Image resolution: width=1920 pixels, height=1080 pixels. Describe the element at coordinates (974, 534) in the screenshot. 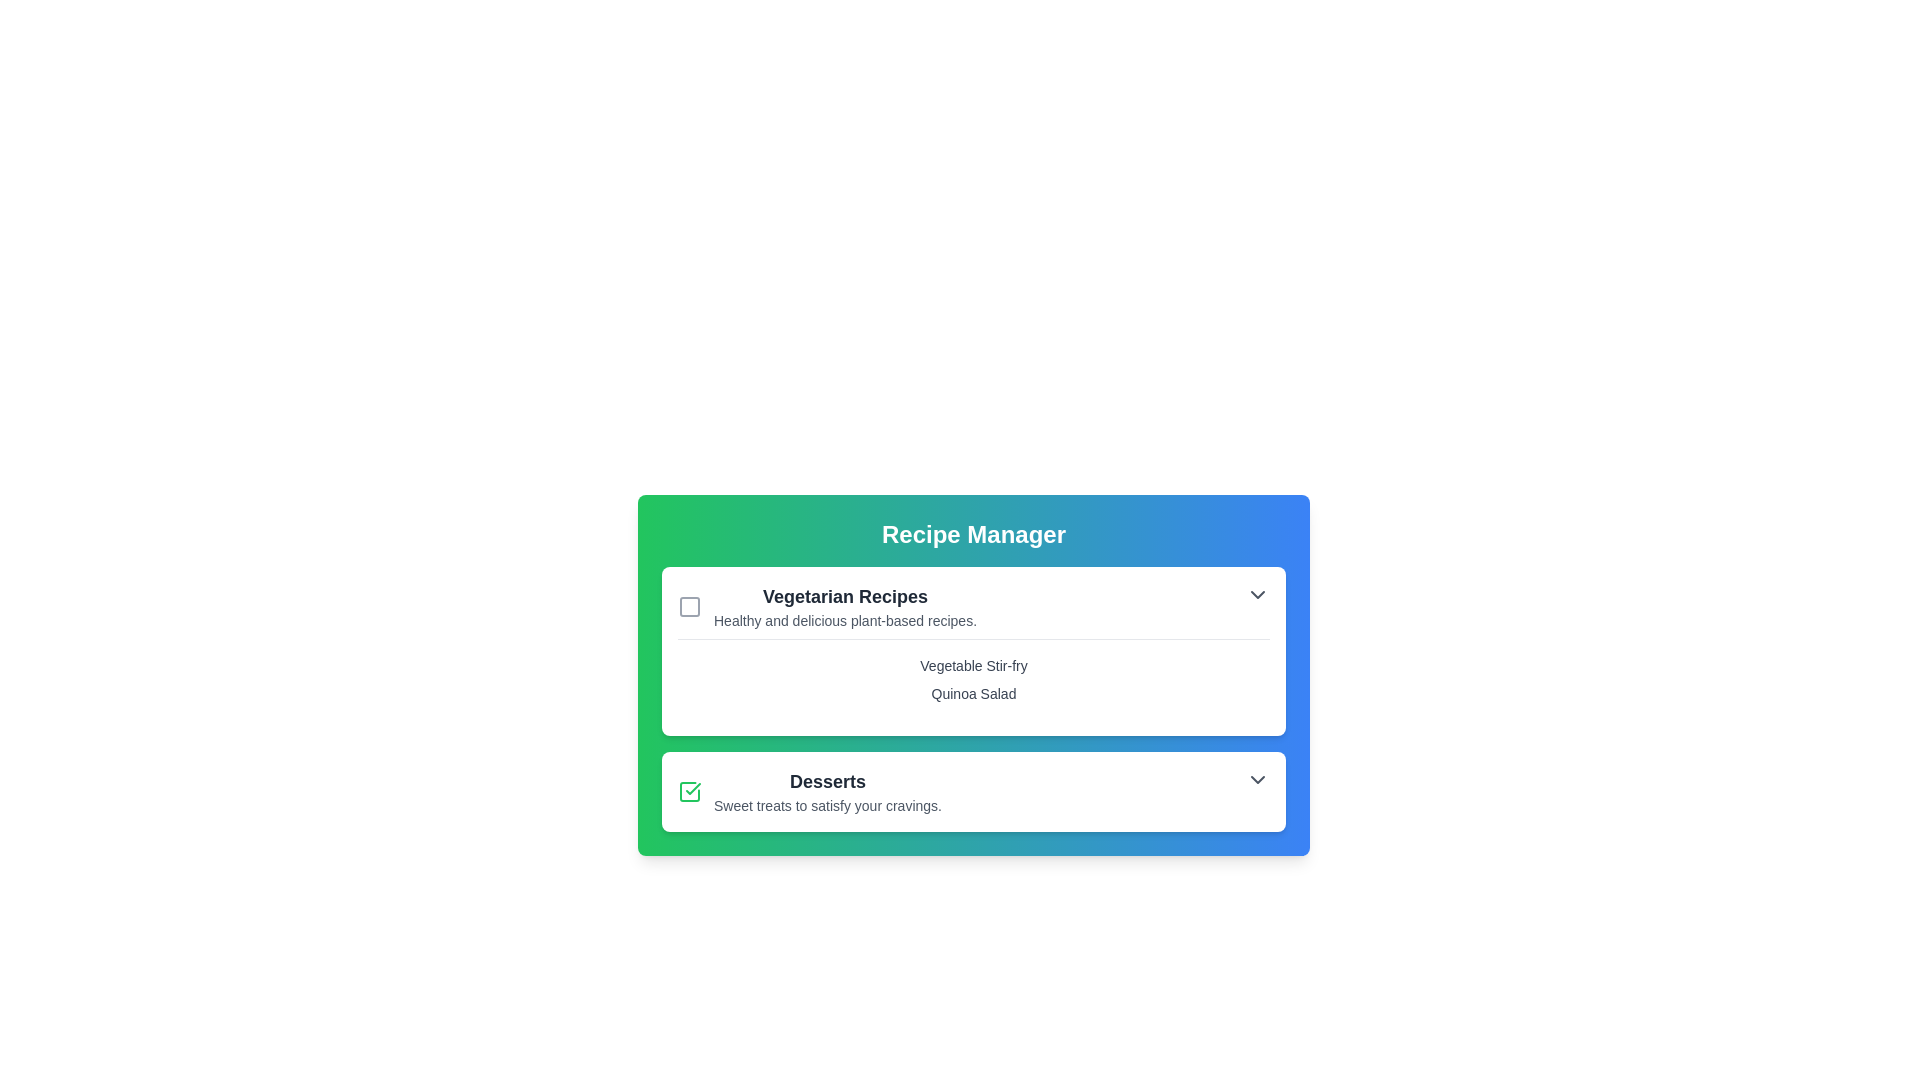

I see `the 'Recipe Manager' heading element` at that location.